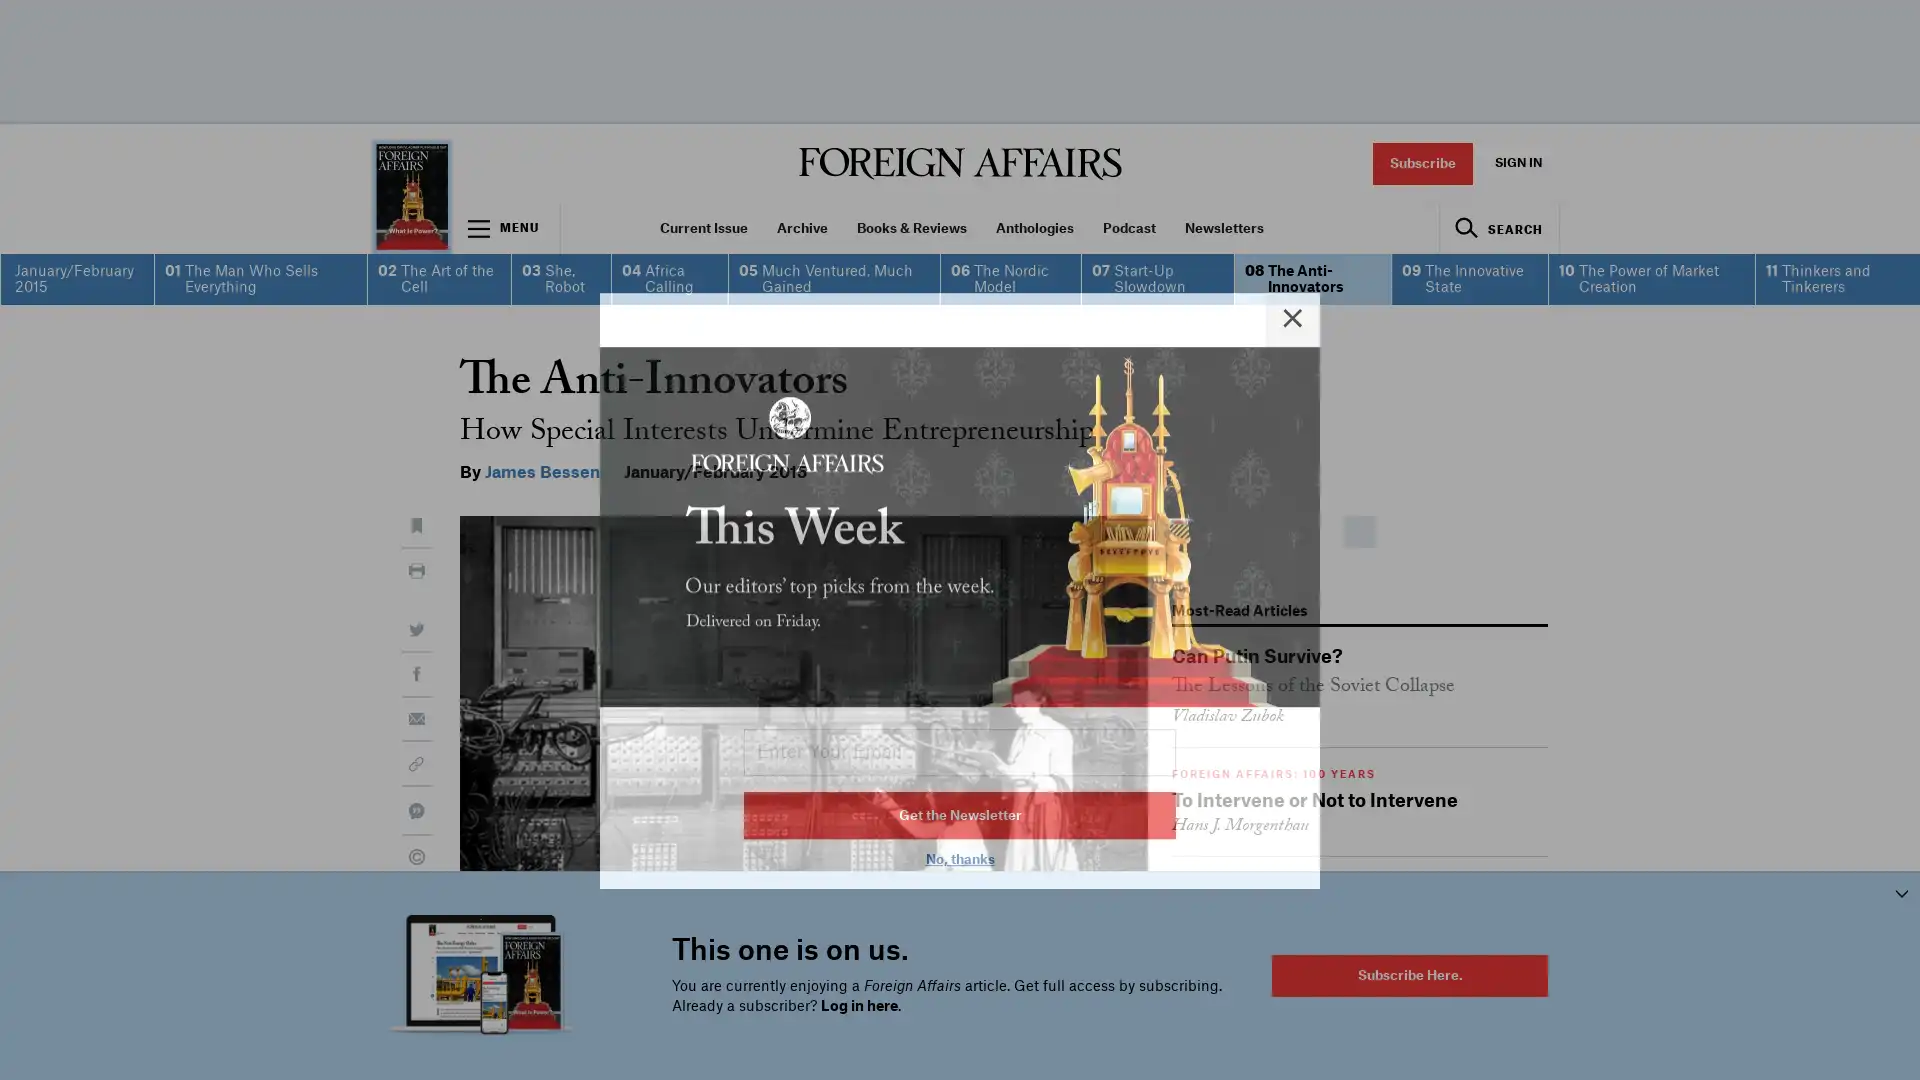  Describe the element at coordinates (1900, 892) in the screenshot. I see `Collapse Element` at that location.